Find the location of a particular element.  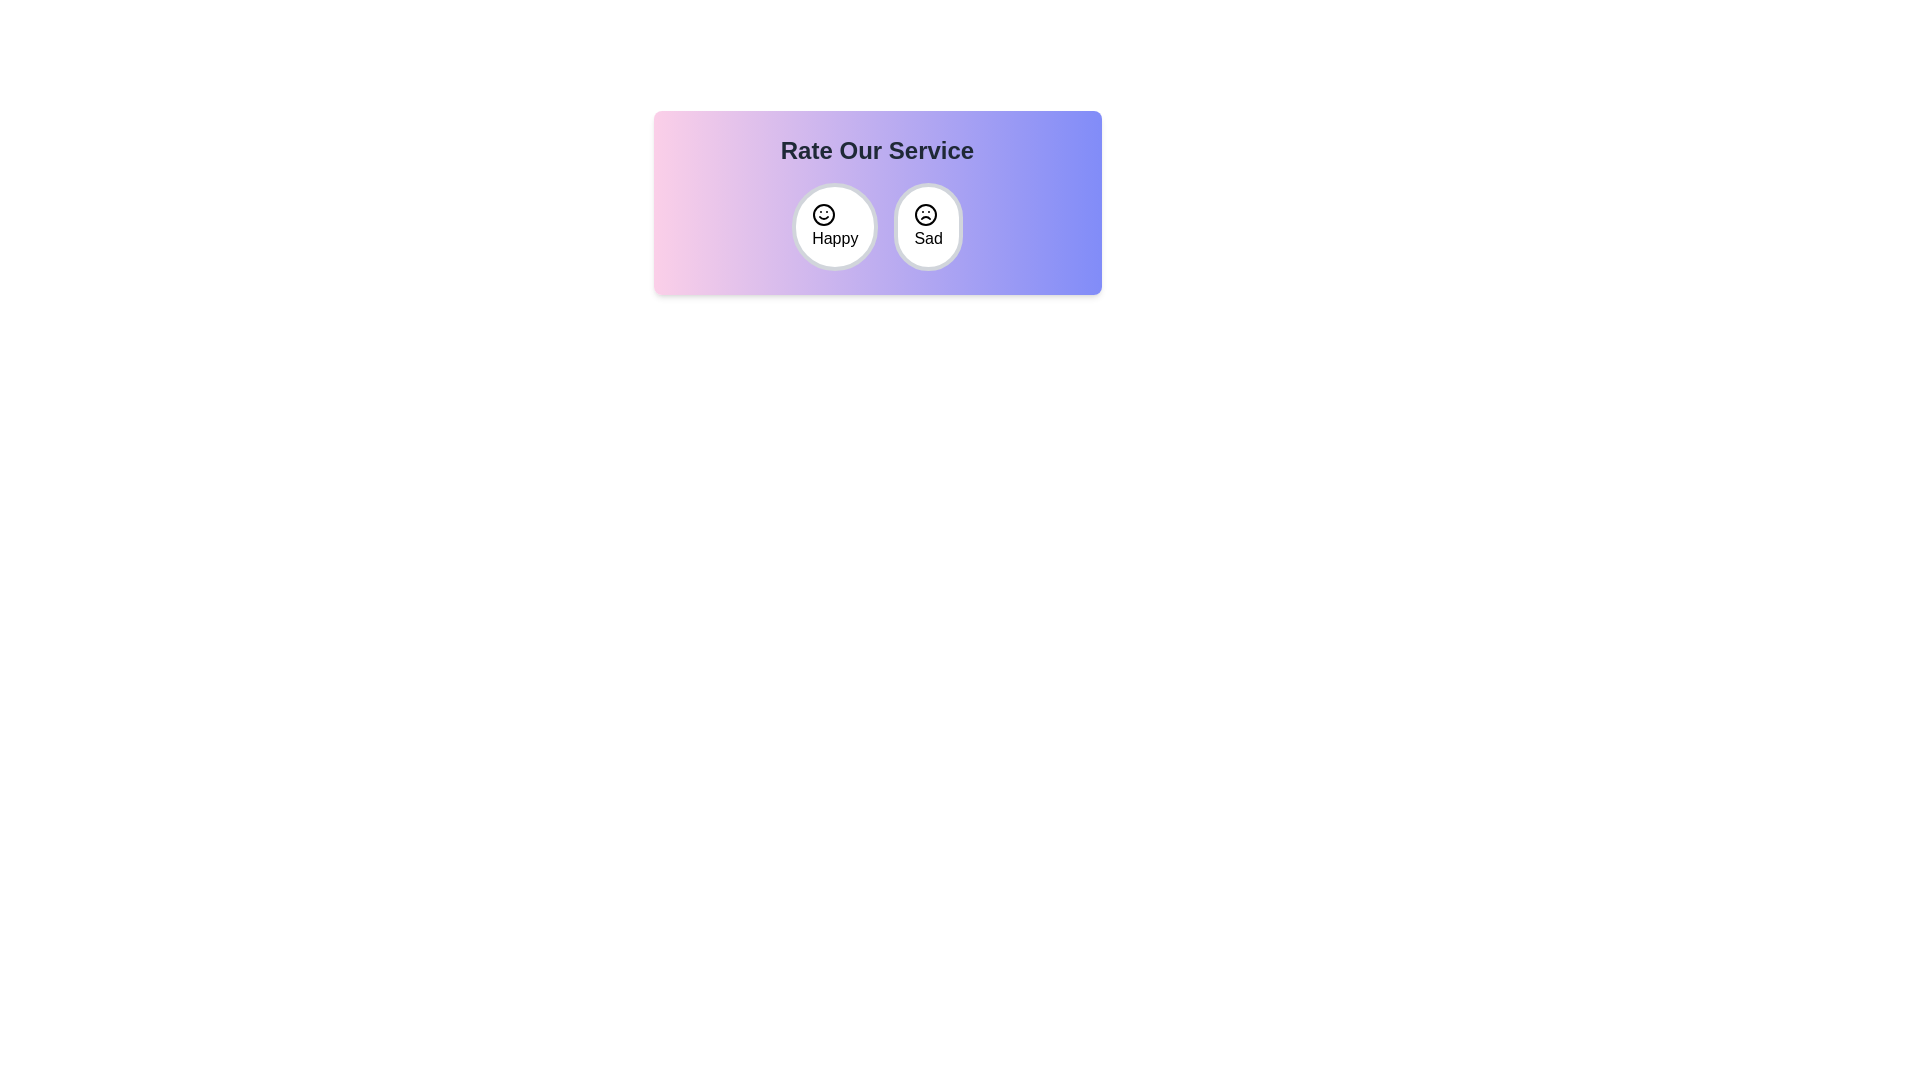

the Happy button to select it as the rating is located at coordinates (835, 226).